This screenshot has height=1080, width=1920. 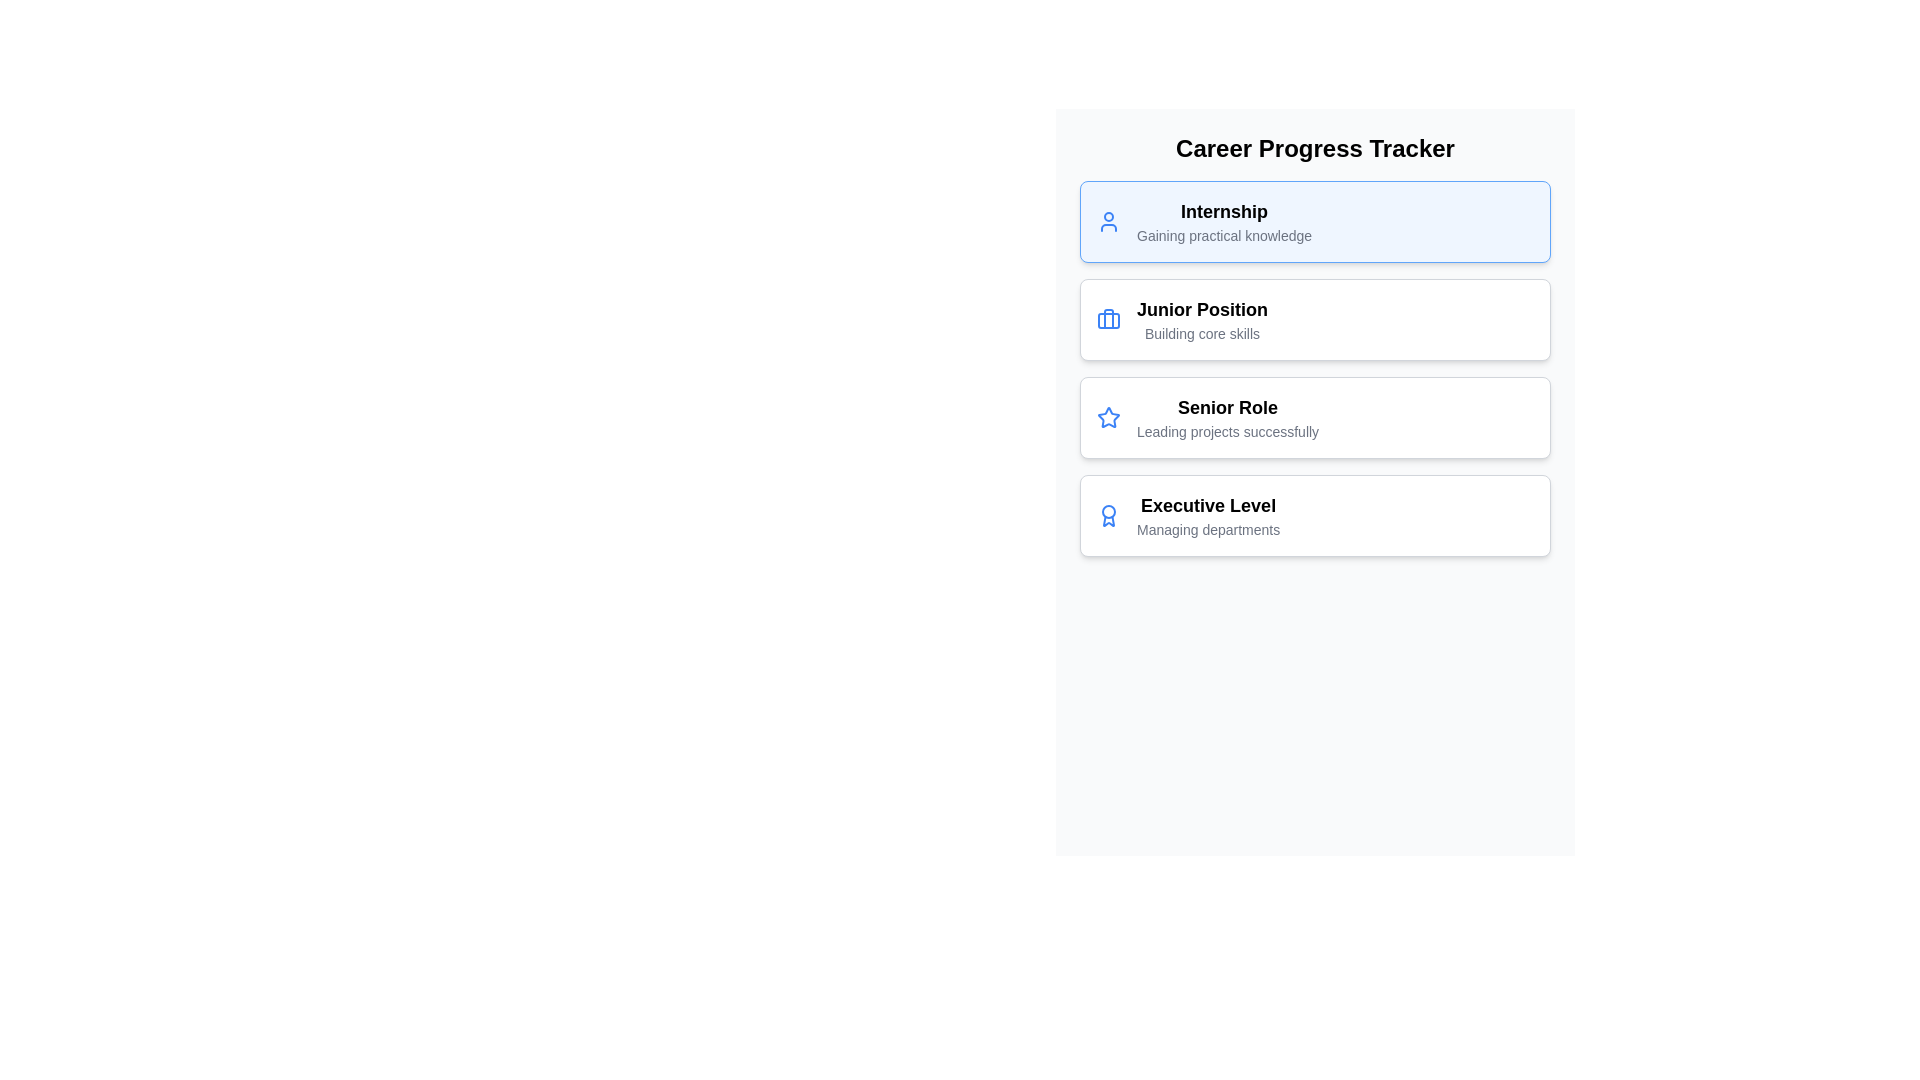 I want to click on the blue award icon with a circular center and decorative details, located within the 'Executive Level' card, positioned to the left of its textual content, so click(x=1107, y=515).